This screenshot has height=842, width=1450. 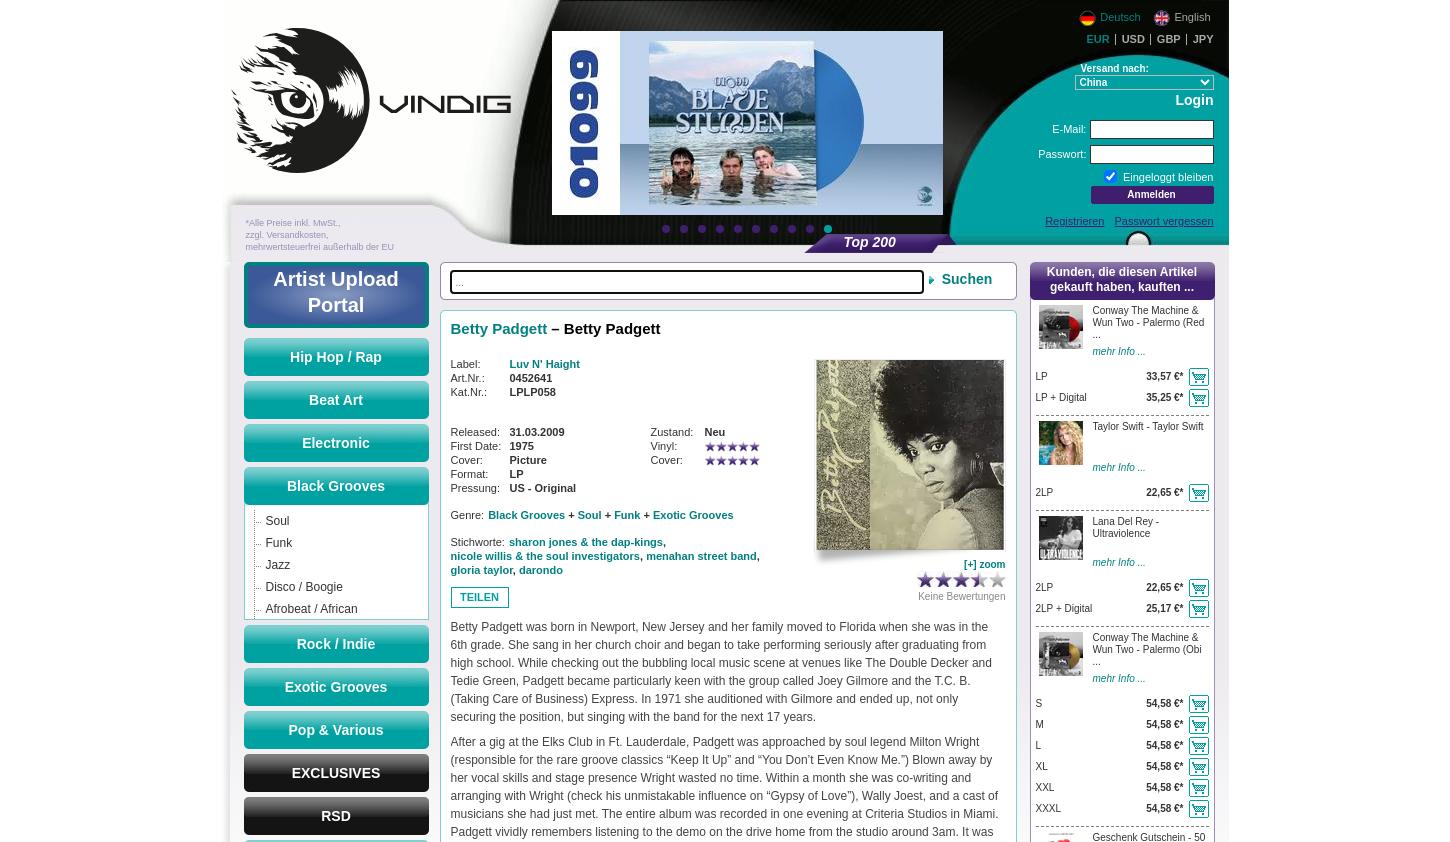 I want to click on 'Electronic', so click(x=335, y=441).